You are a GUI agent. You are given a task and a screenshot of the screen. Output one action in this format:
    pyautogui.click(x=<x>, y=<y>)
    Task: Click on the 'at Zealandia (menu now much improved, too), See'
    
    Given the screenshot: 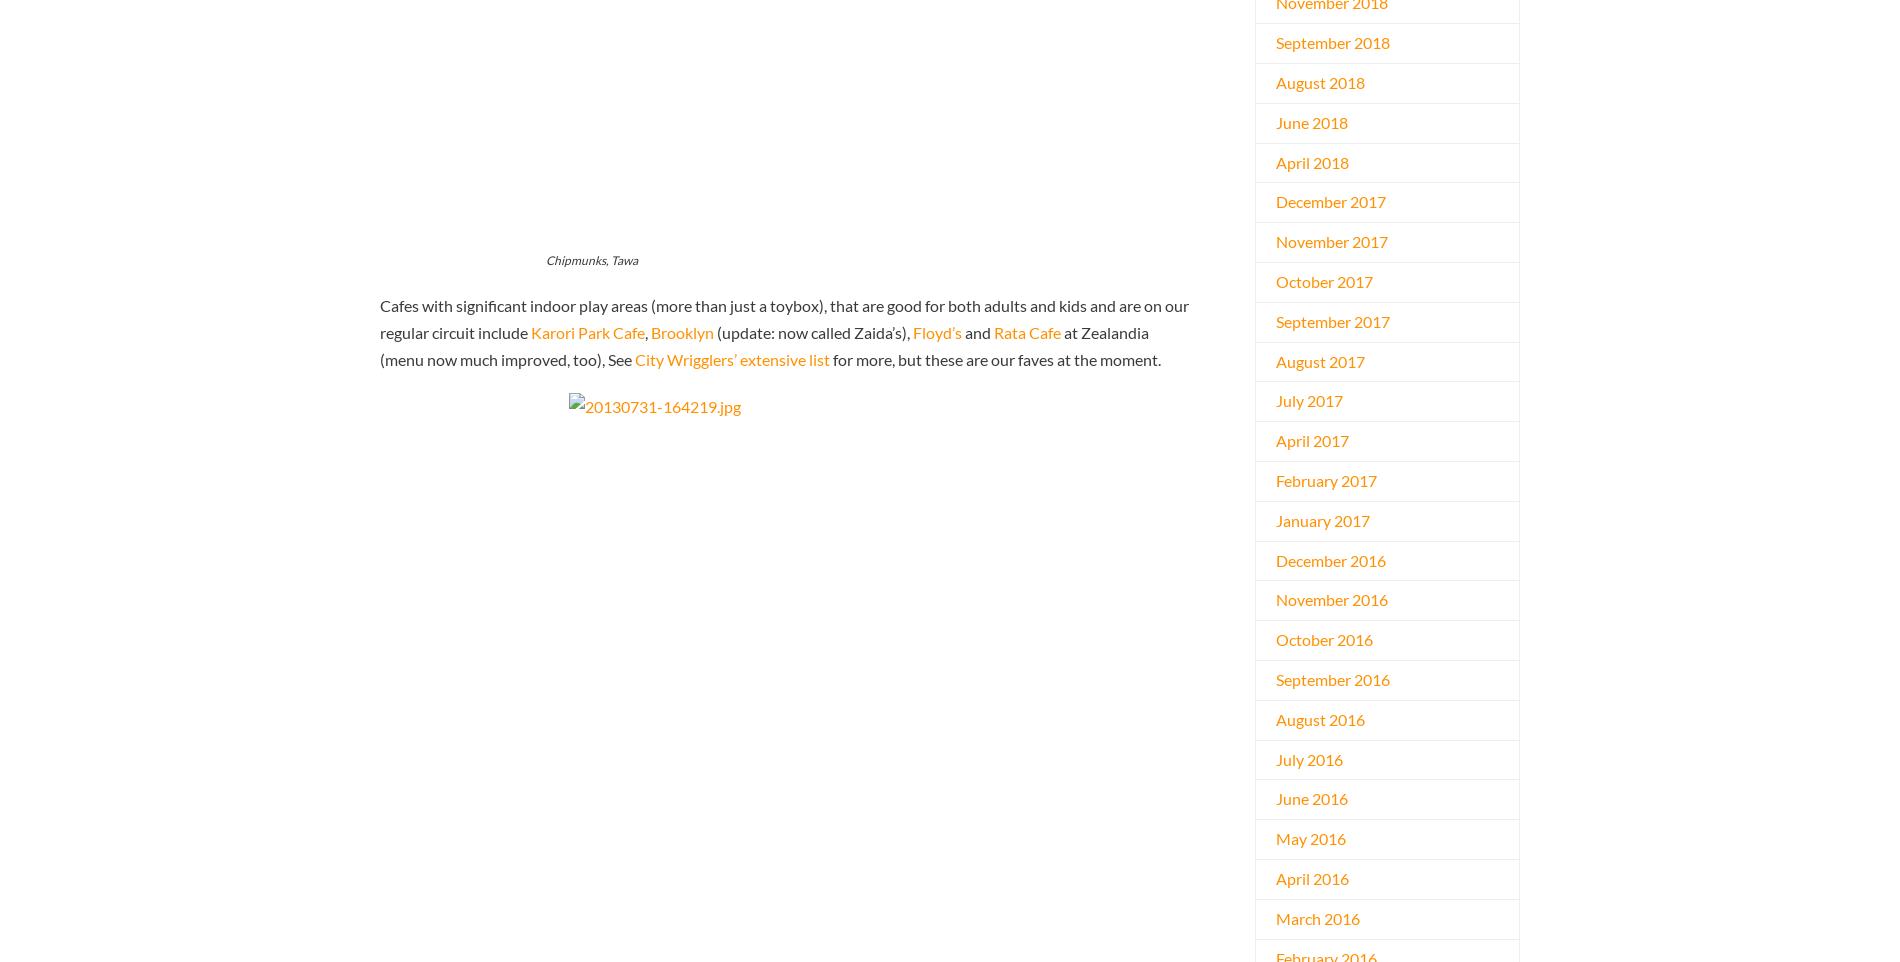 What is the action you would take?
    pyautogui.click(x=763, y=345)
    